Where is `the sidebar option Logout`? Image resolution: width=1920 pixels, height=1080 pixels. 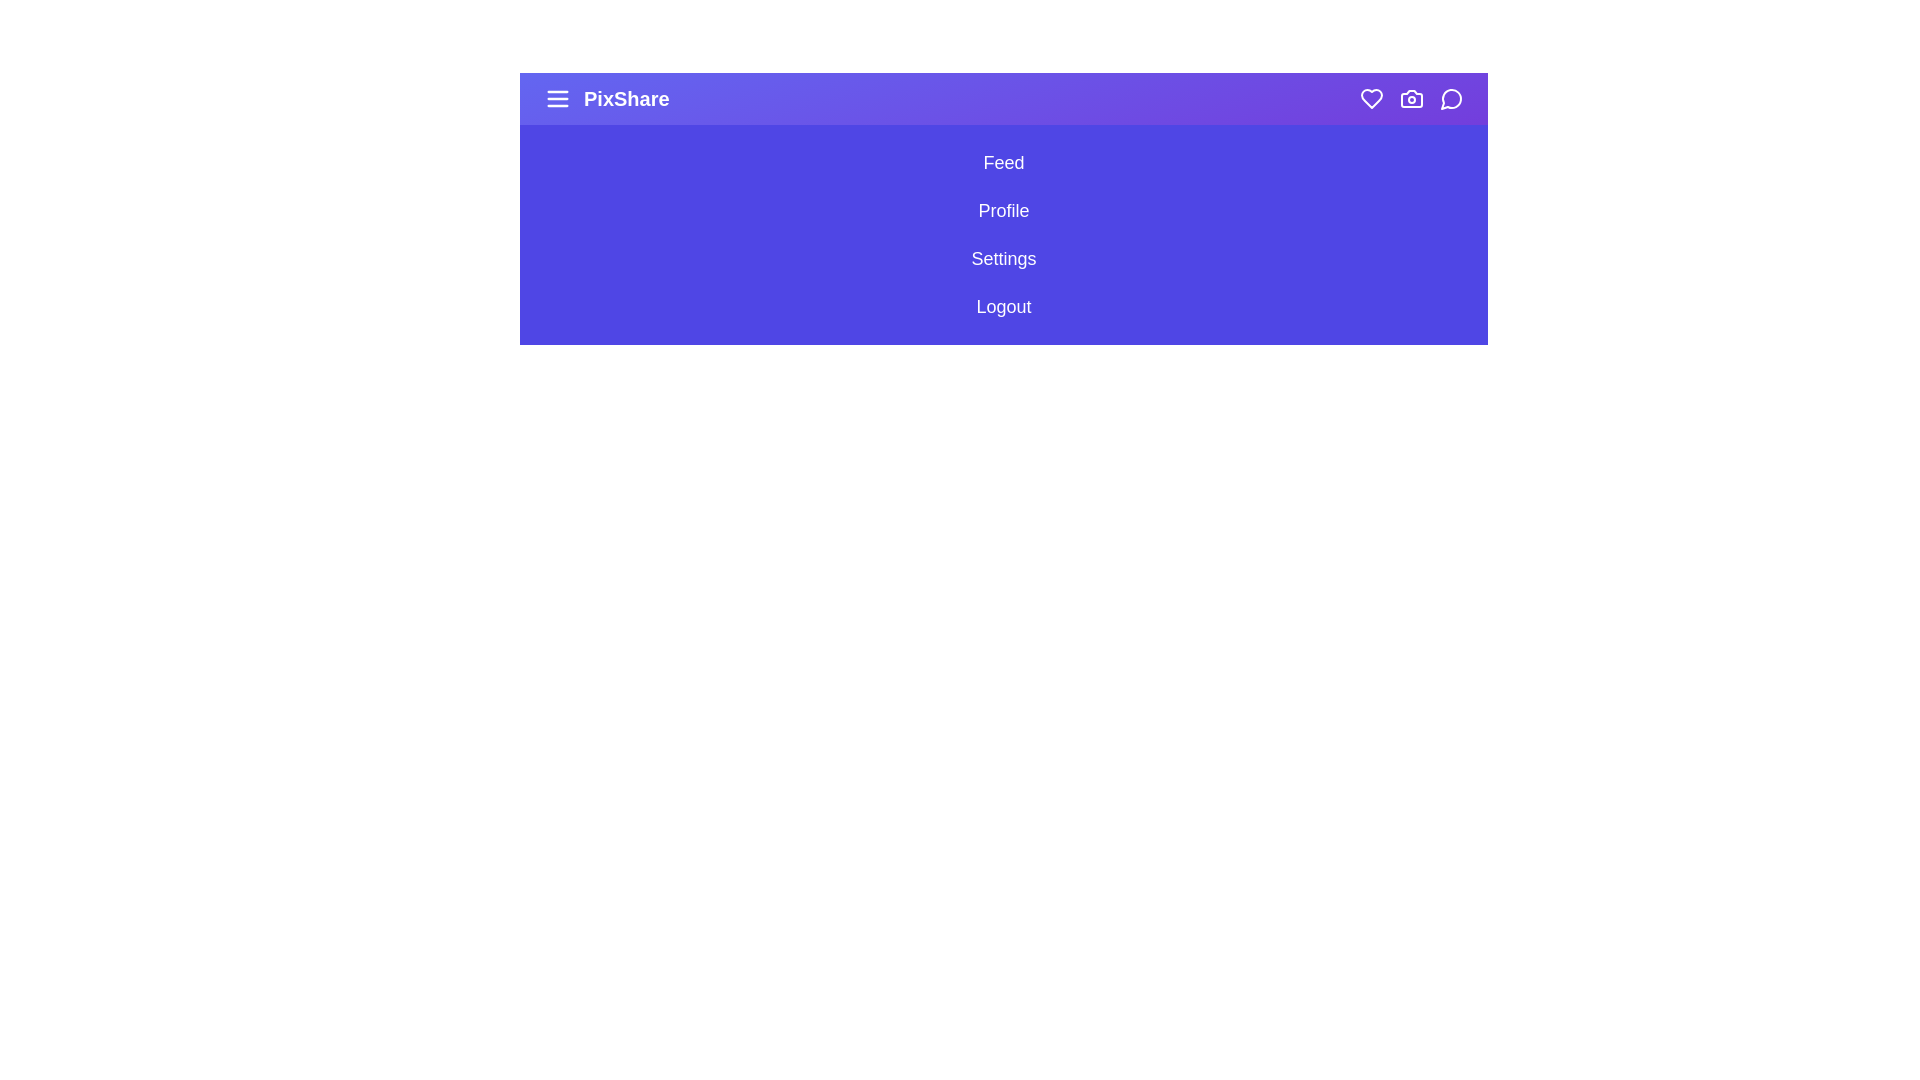
the sidebar option Logout is located at coordinates (1003, 307).